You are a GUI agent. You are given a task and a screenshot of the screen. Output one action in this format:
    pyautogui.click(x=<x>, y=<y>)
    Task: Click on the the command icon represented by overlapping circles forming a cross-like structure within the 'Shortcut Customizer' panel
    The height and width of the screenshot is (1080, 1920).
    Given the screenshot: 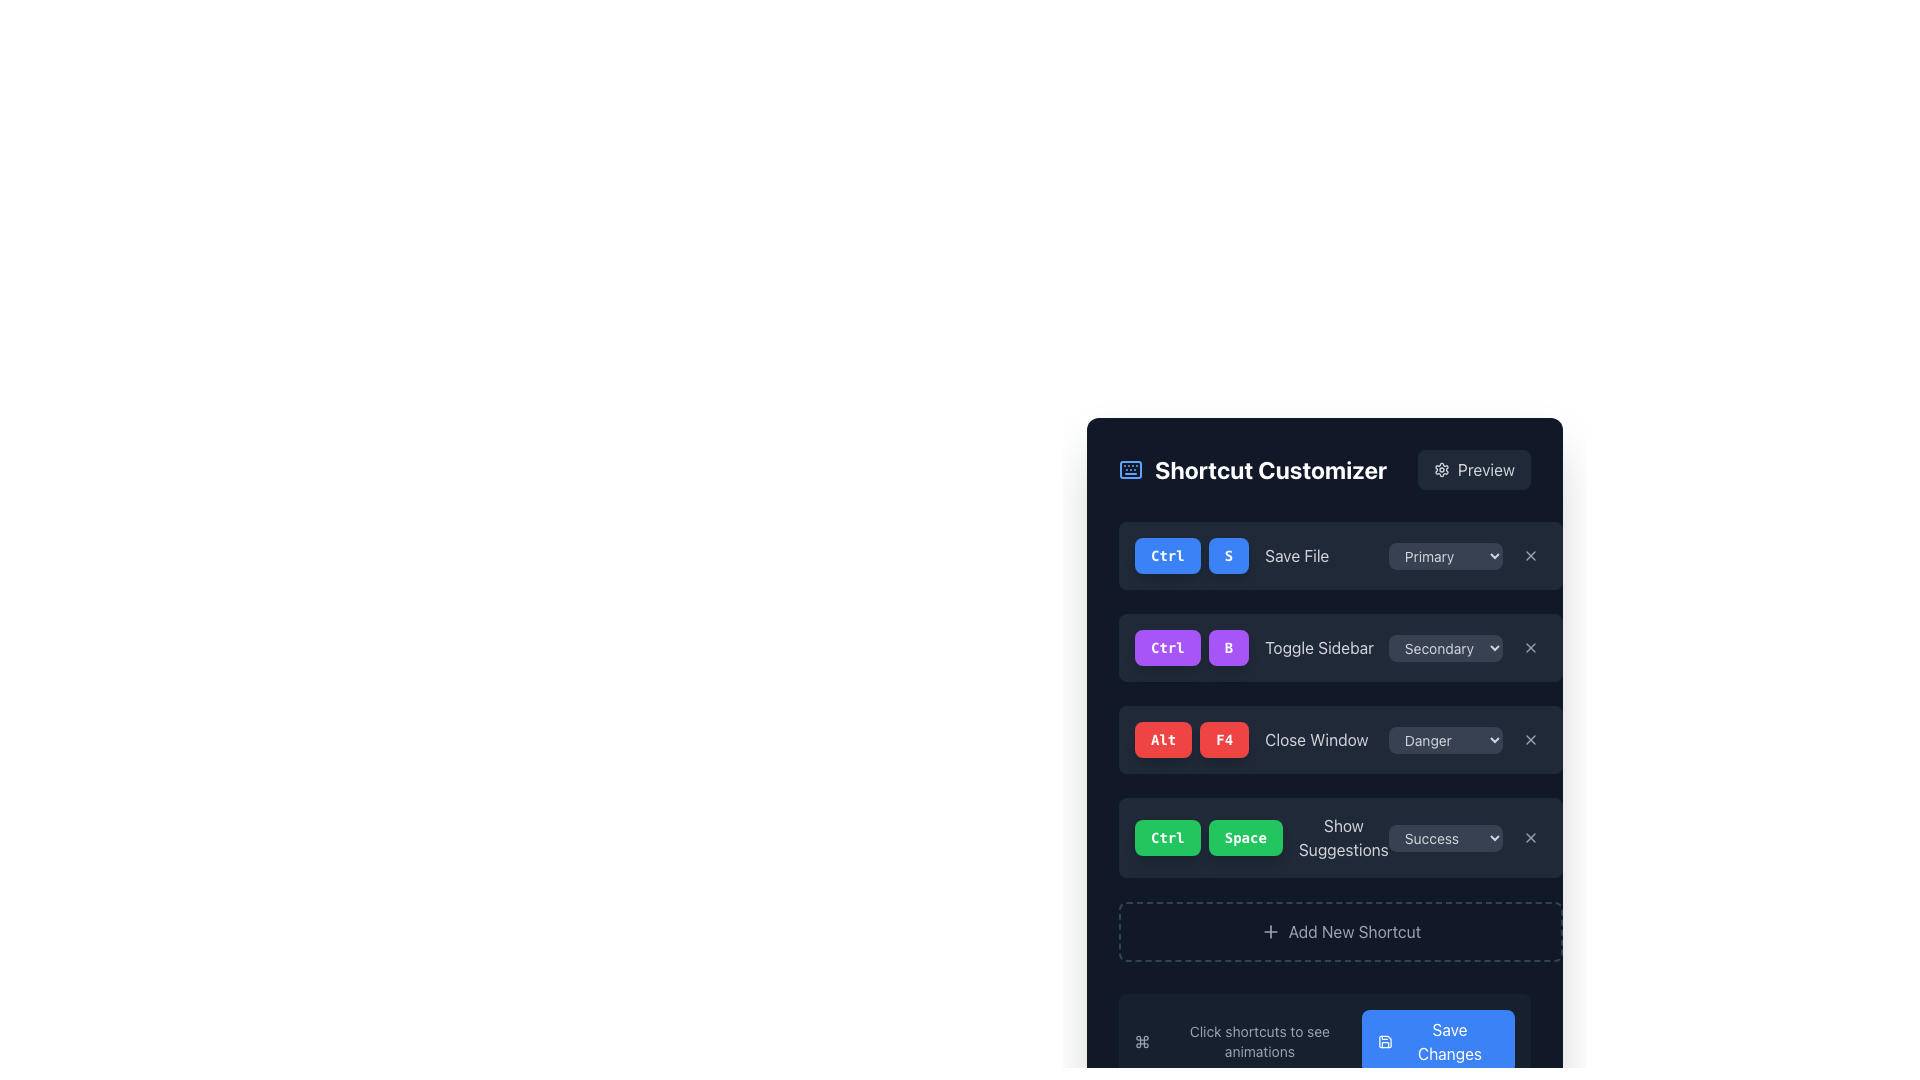 What is the action you would take?
    pyautogui.click(x=1142, y=1040)
    